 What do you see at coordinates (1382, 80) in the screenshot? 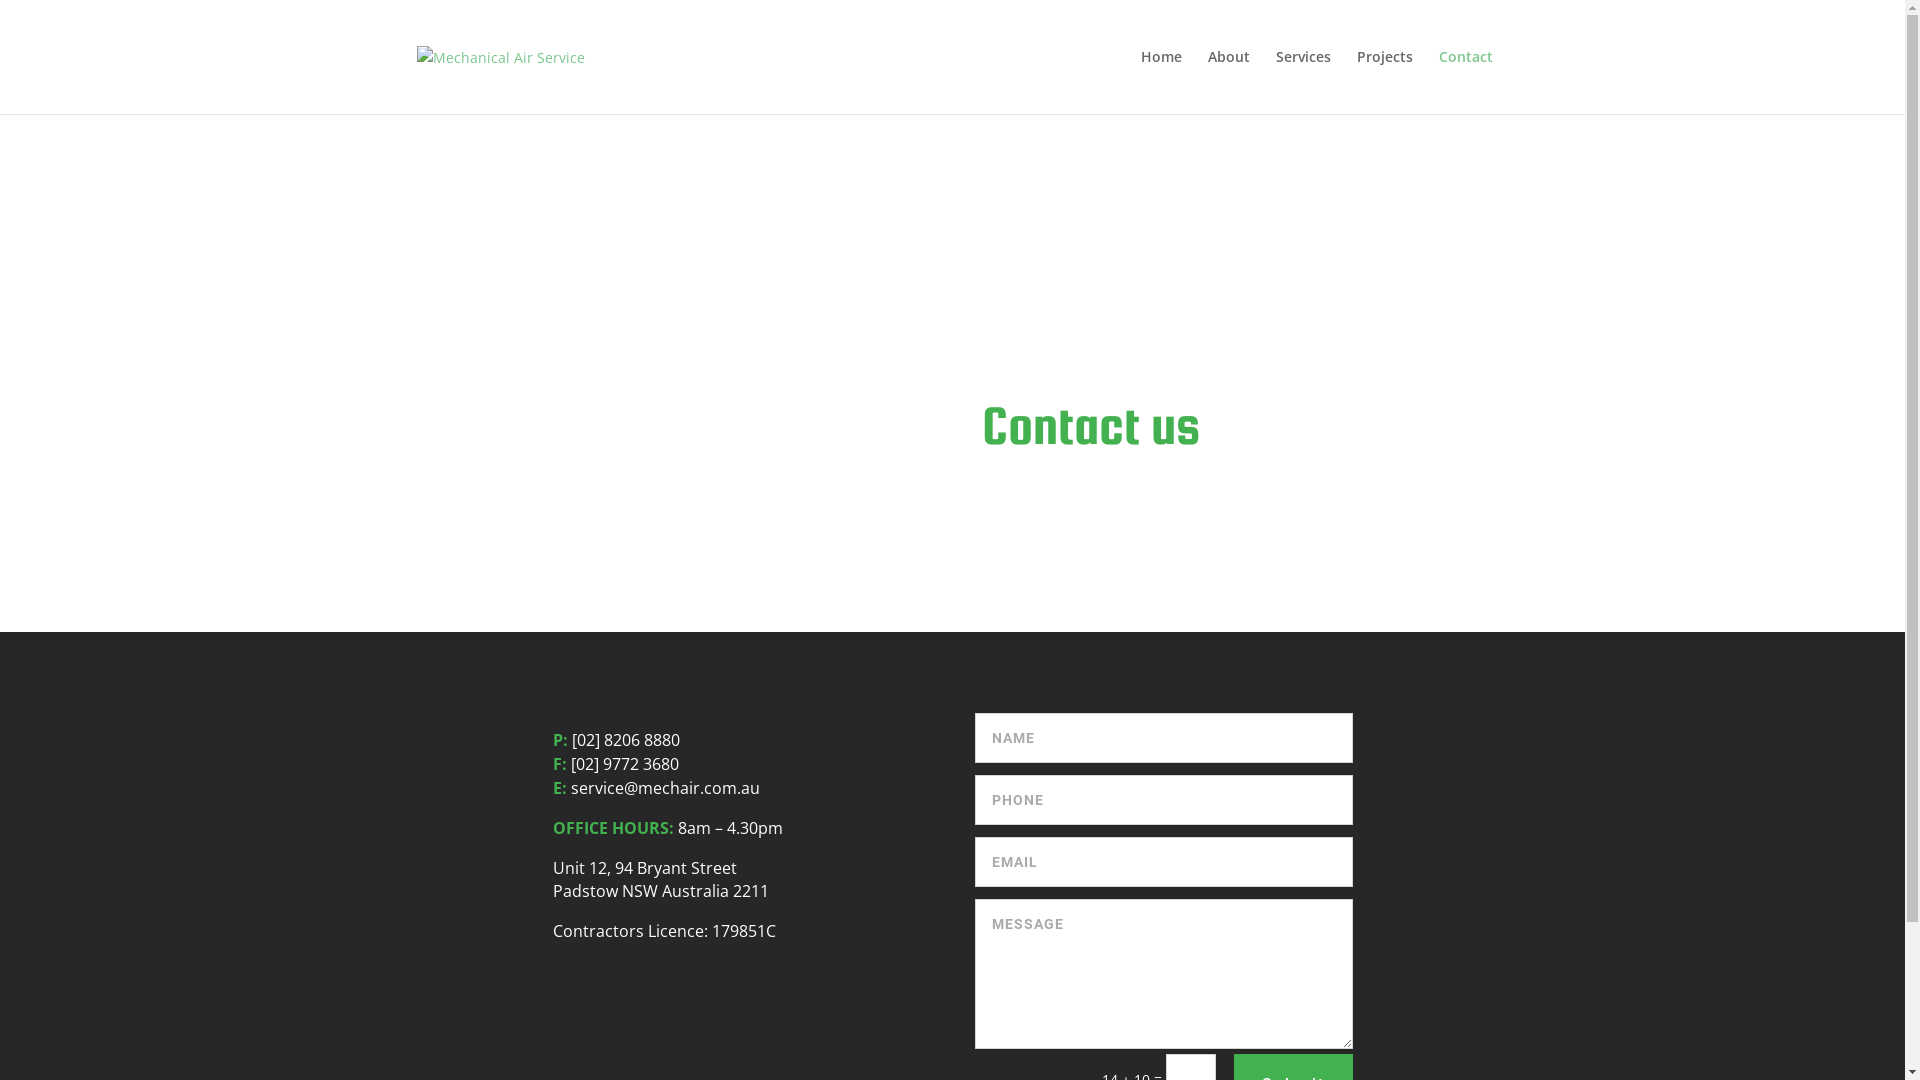
I see `'Projects'` at bounding box center [1382, 80].